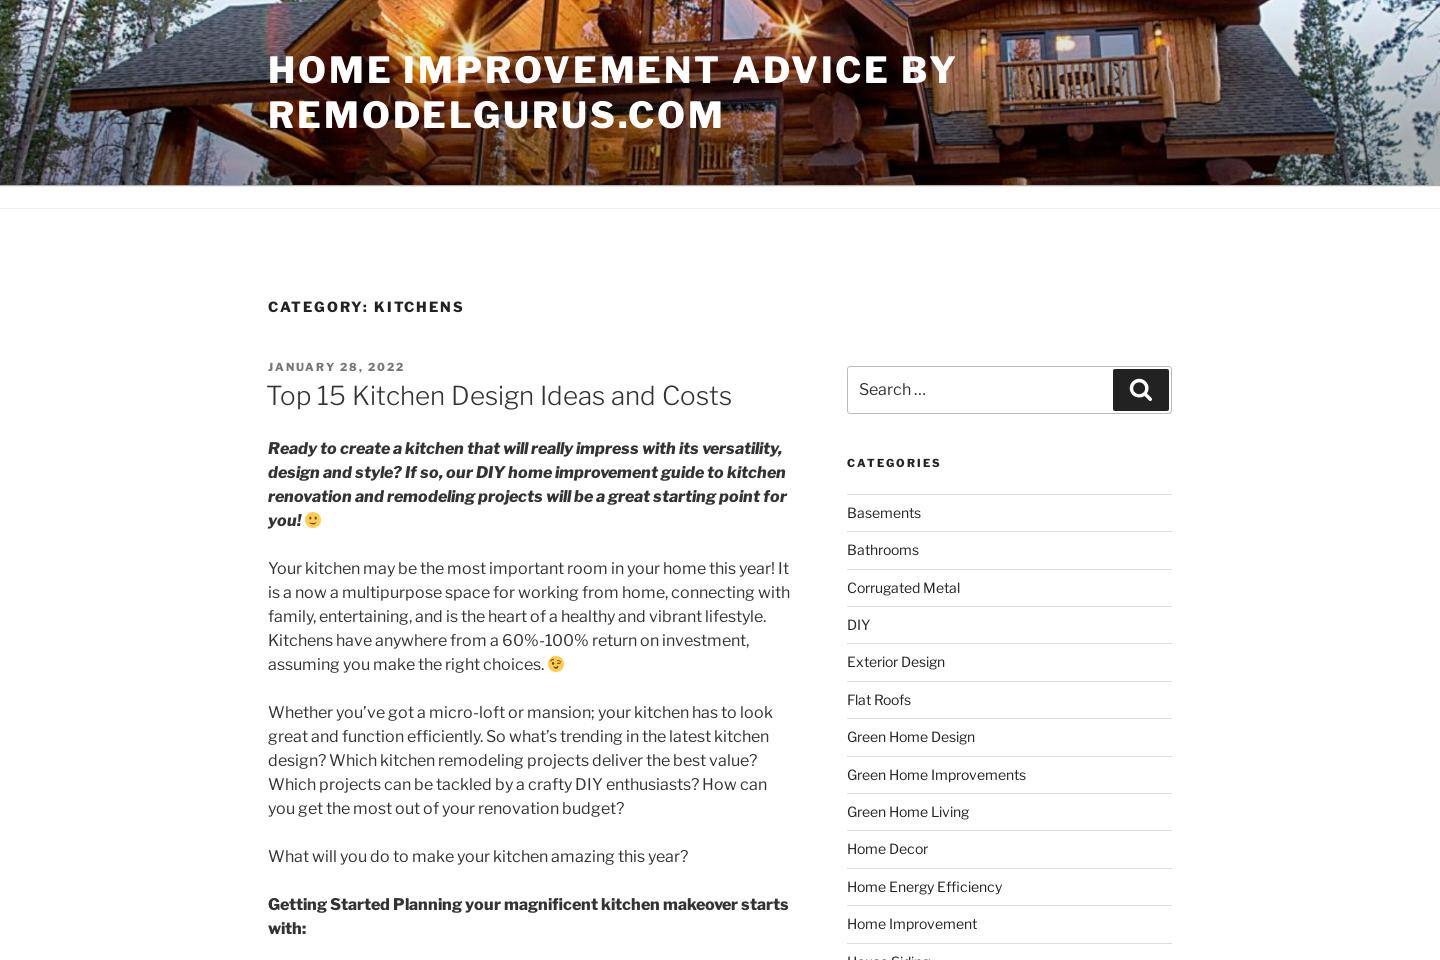 Image resolution: width=1440 pixels, height=960 pixels. Describe the element at coordinates (923, 884) in the screenshot. I see `'Home Energy Efficiency'` at that location.